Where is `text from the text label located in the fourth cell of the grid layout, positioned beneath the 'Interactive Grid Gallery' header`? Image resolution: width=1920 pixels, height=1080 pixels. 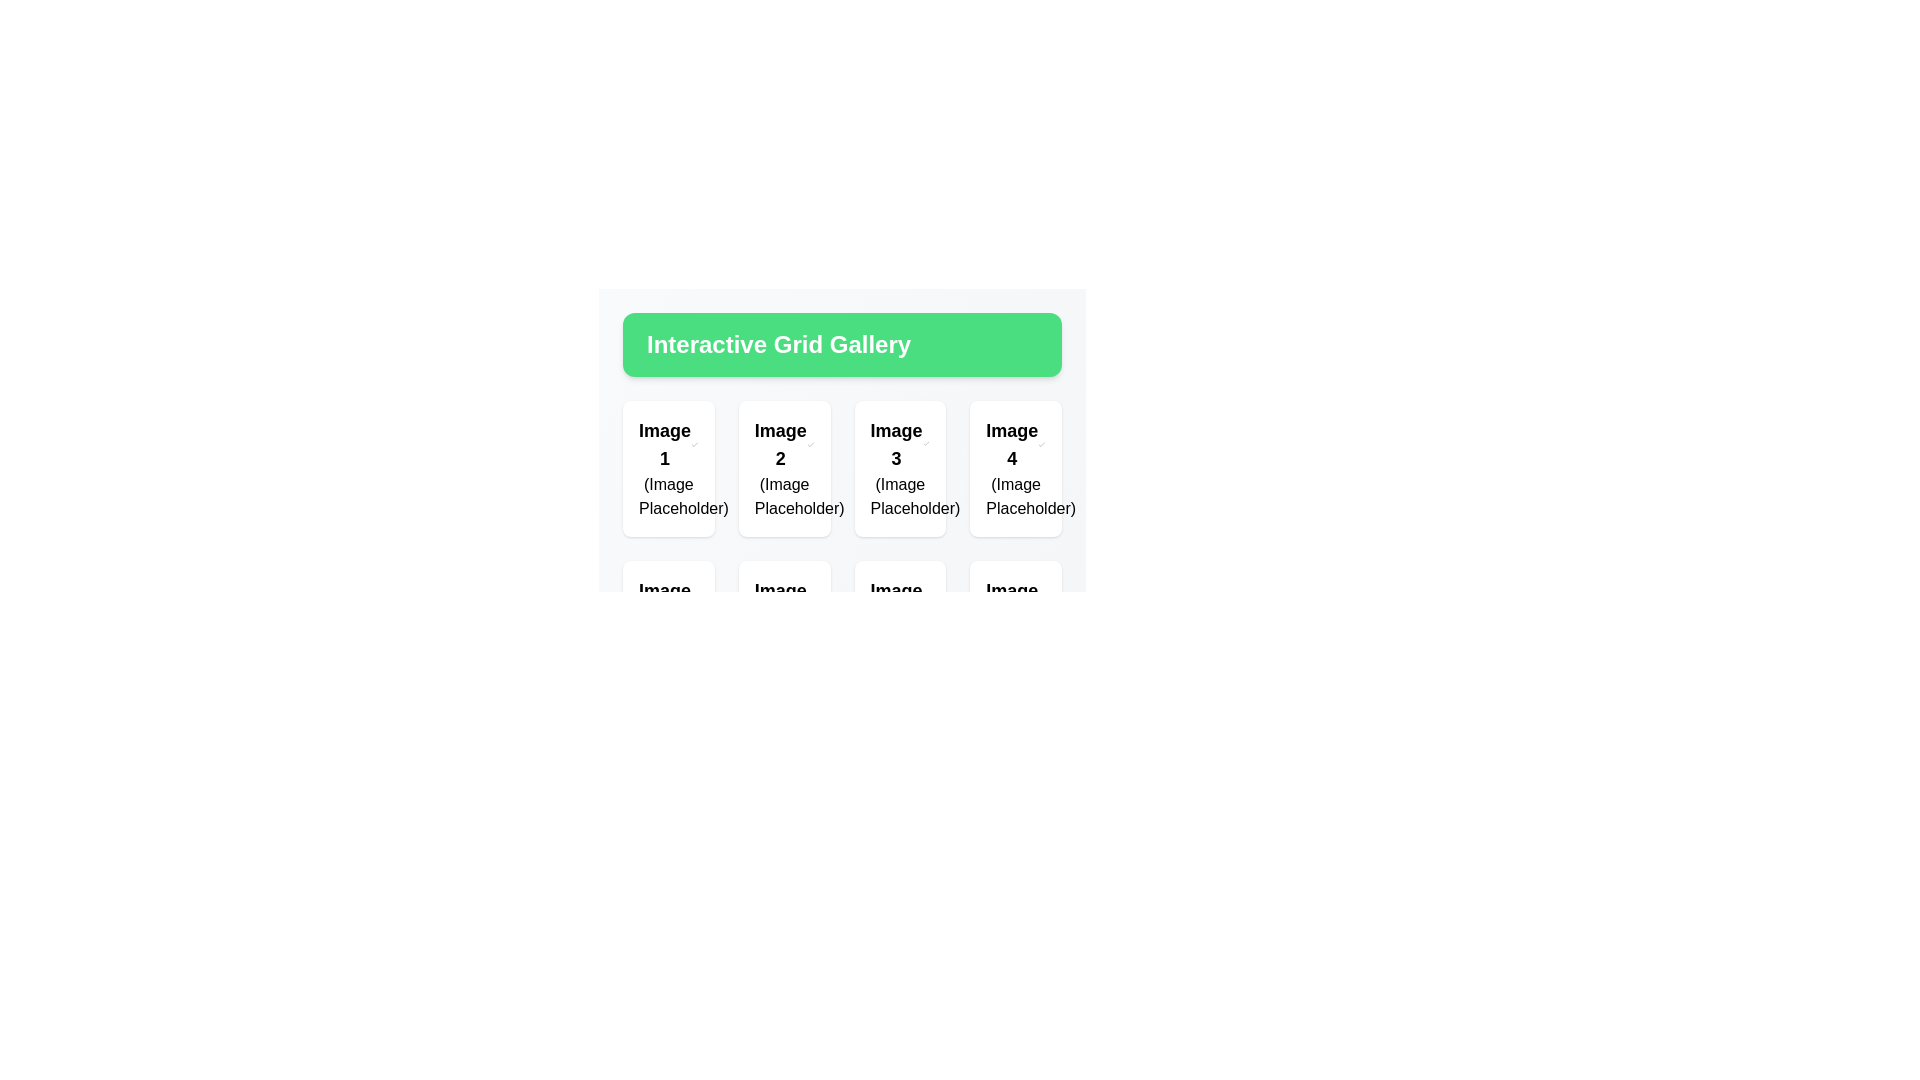 text from the text label located in the fourth cell of the grid layout, positioned beneath the 'Interactive Grid Gallery' header is located at coordinates (1016, 443).